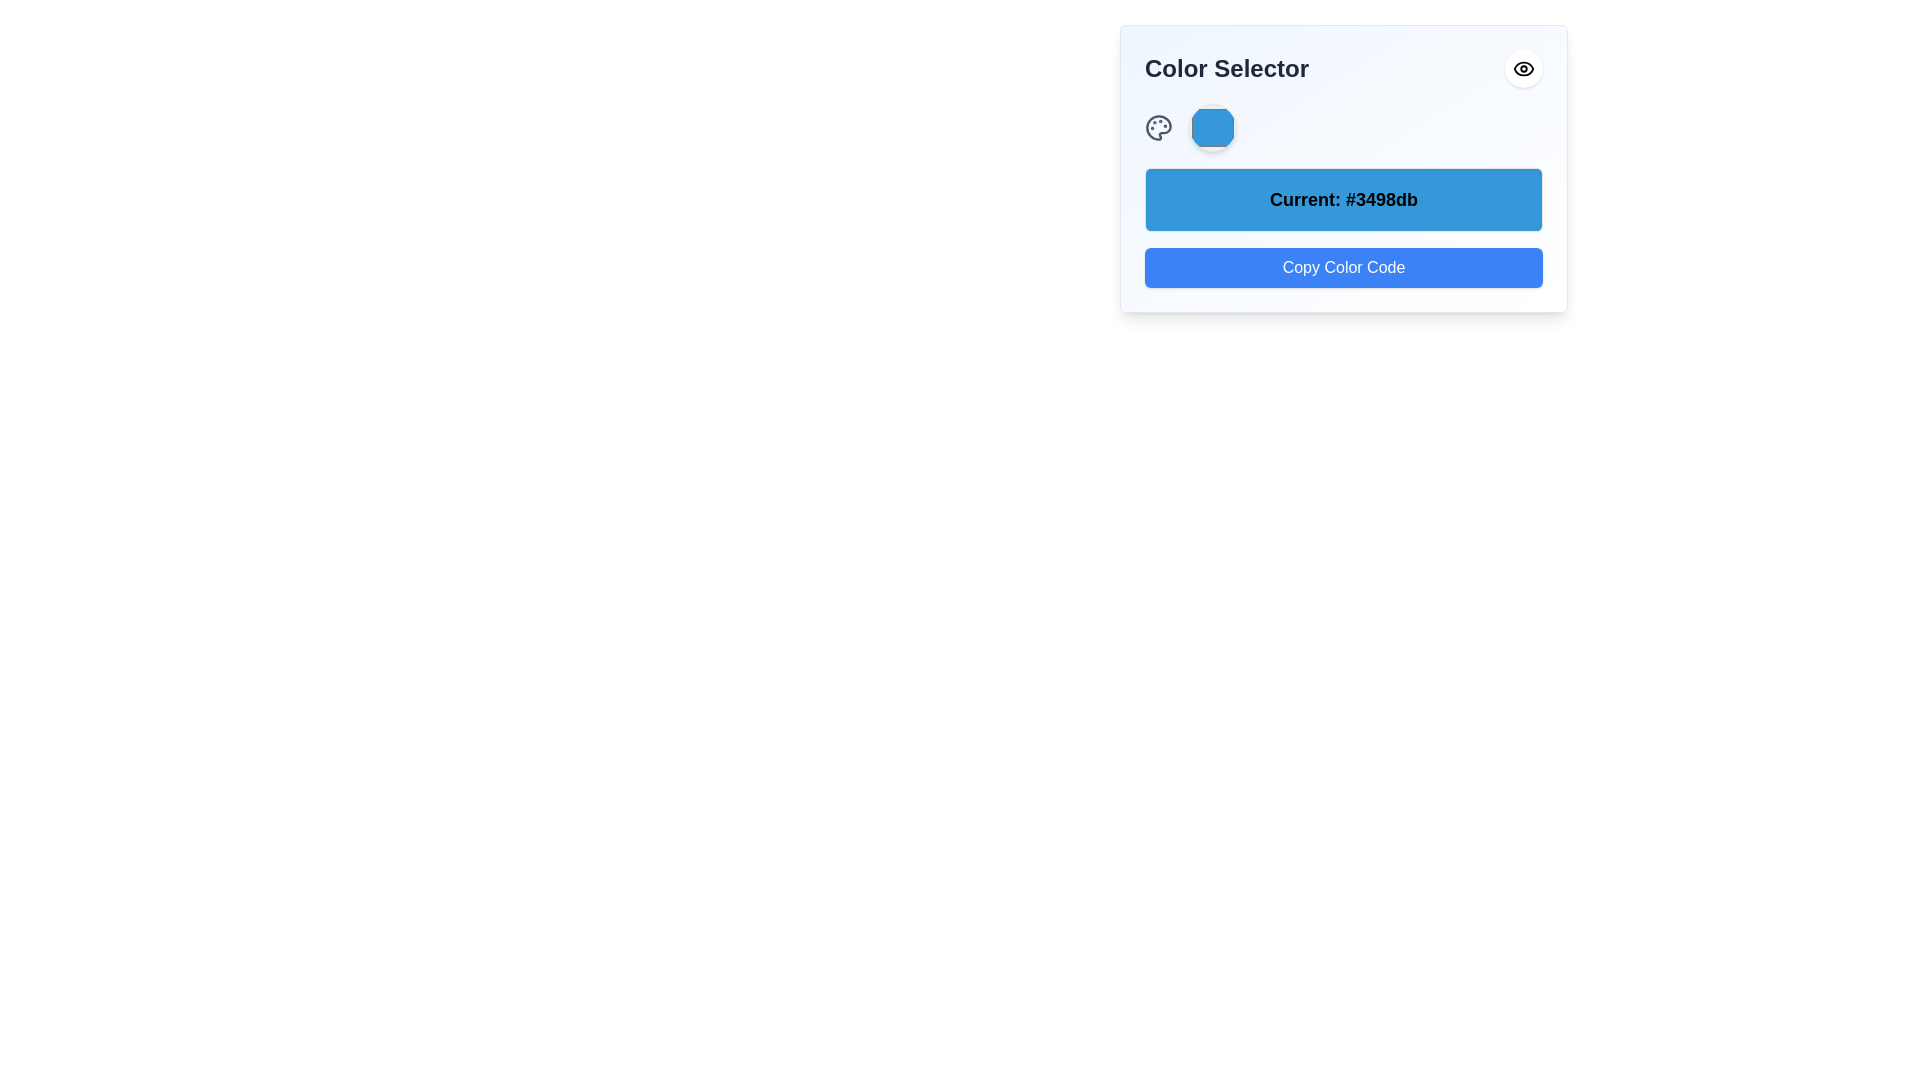 This screenshot has width=1920, height=1080. I want to click on the circular eye icon button located at the top-right corner of the Color Selector interface, which has a white background and rounded edges, so click(1522, 68).